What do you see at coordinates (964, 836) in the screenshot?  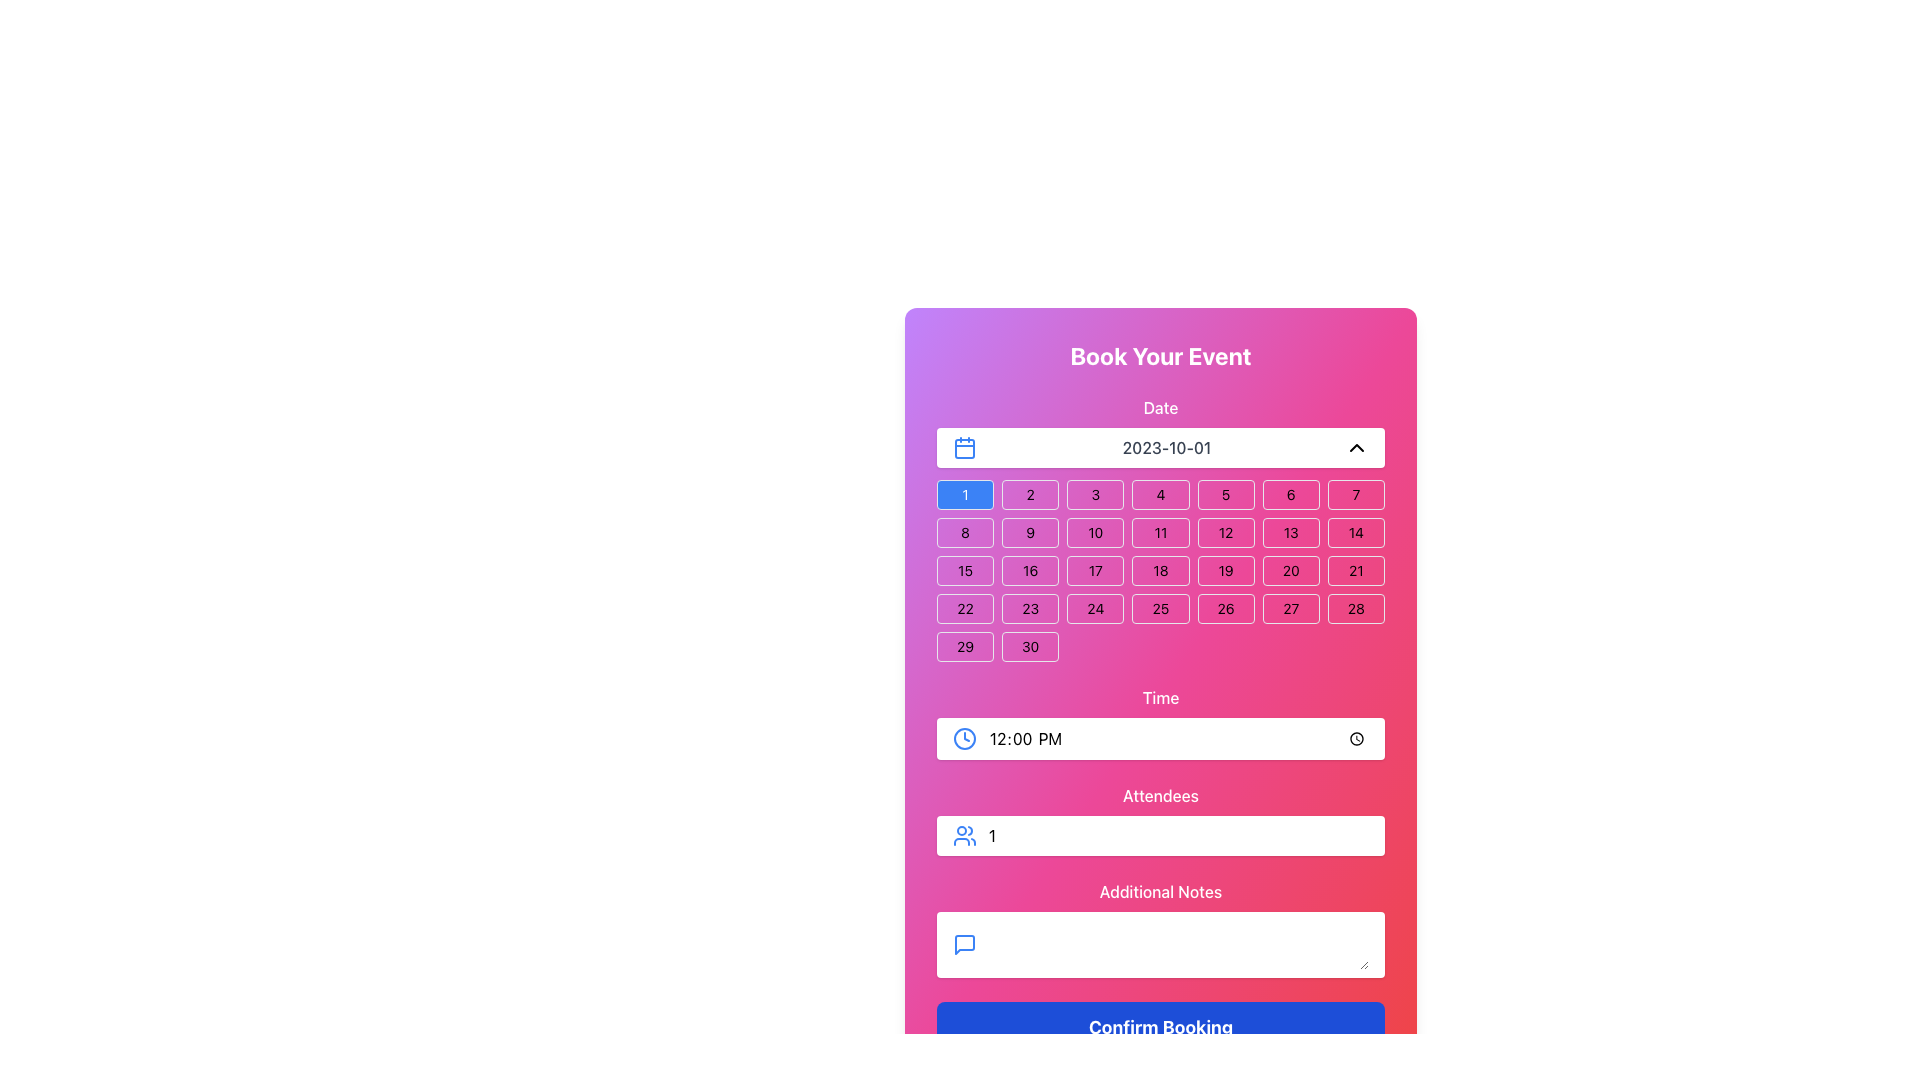 I see `the small SVG icon featuring two stylized user figures outlined in blue, located to the left of the numeric input field labeled 'Attendees'` at bounding box center [964, 836].